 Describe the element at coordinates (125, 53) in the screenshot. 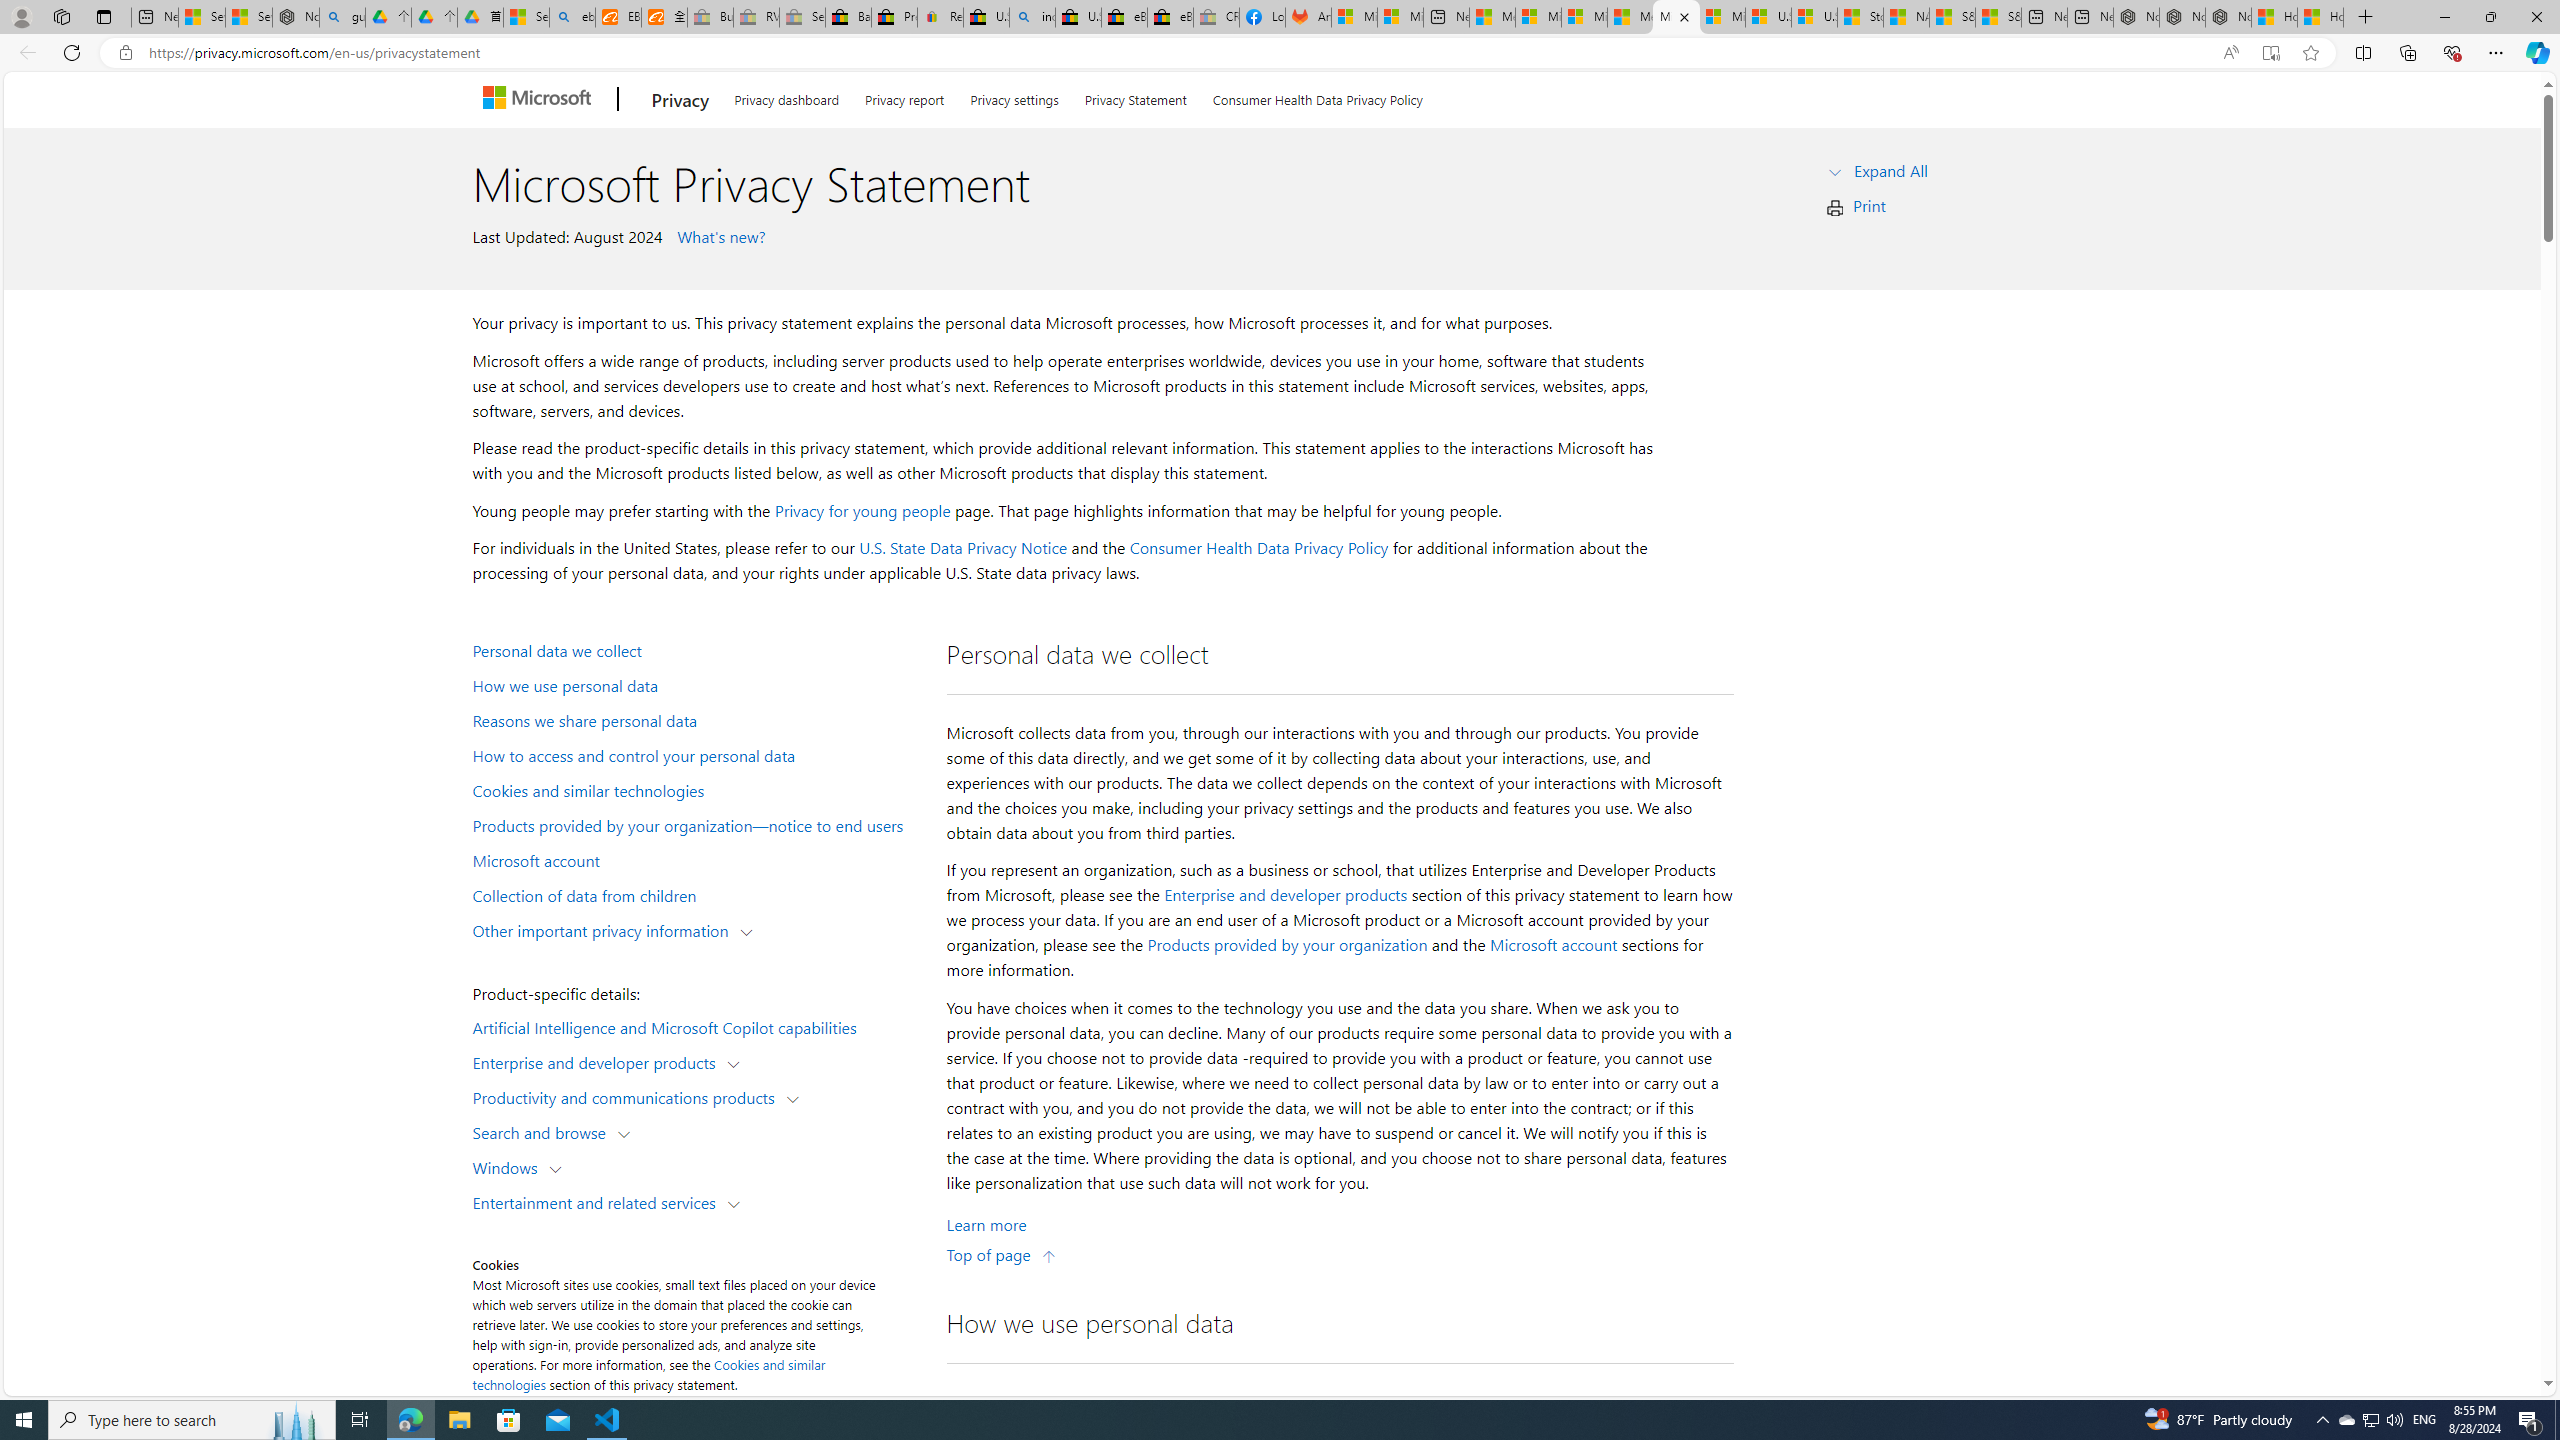

I see `'View site information'` at that location.